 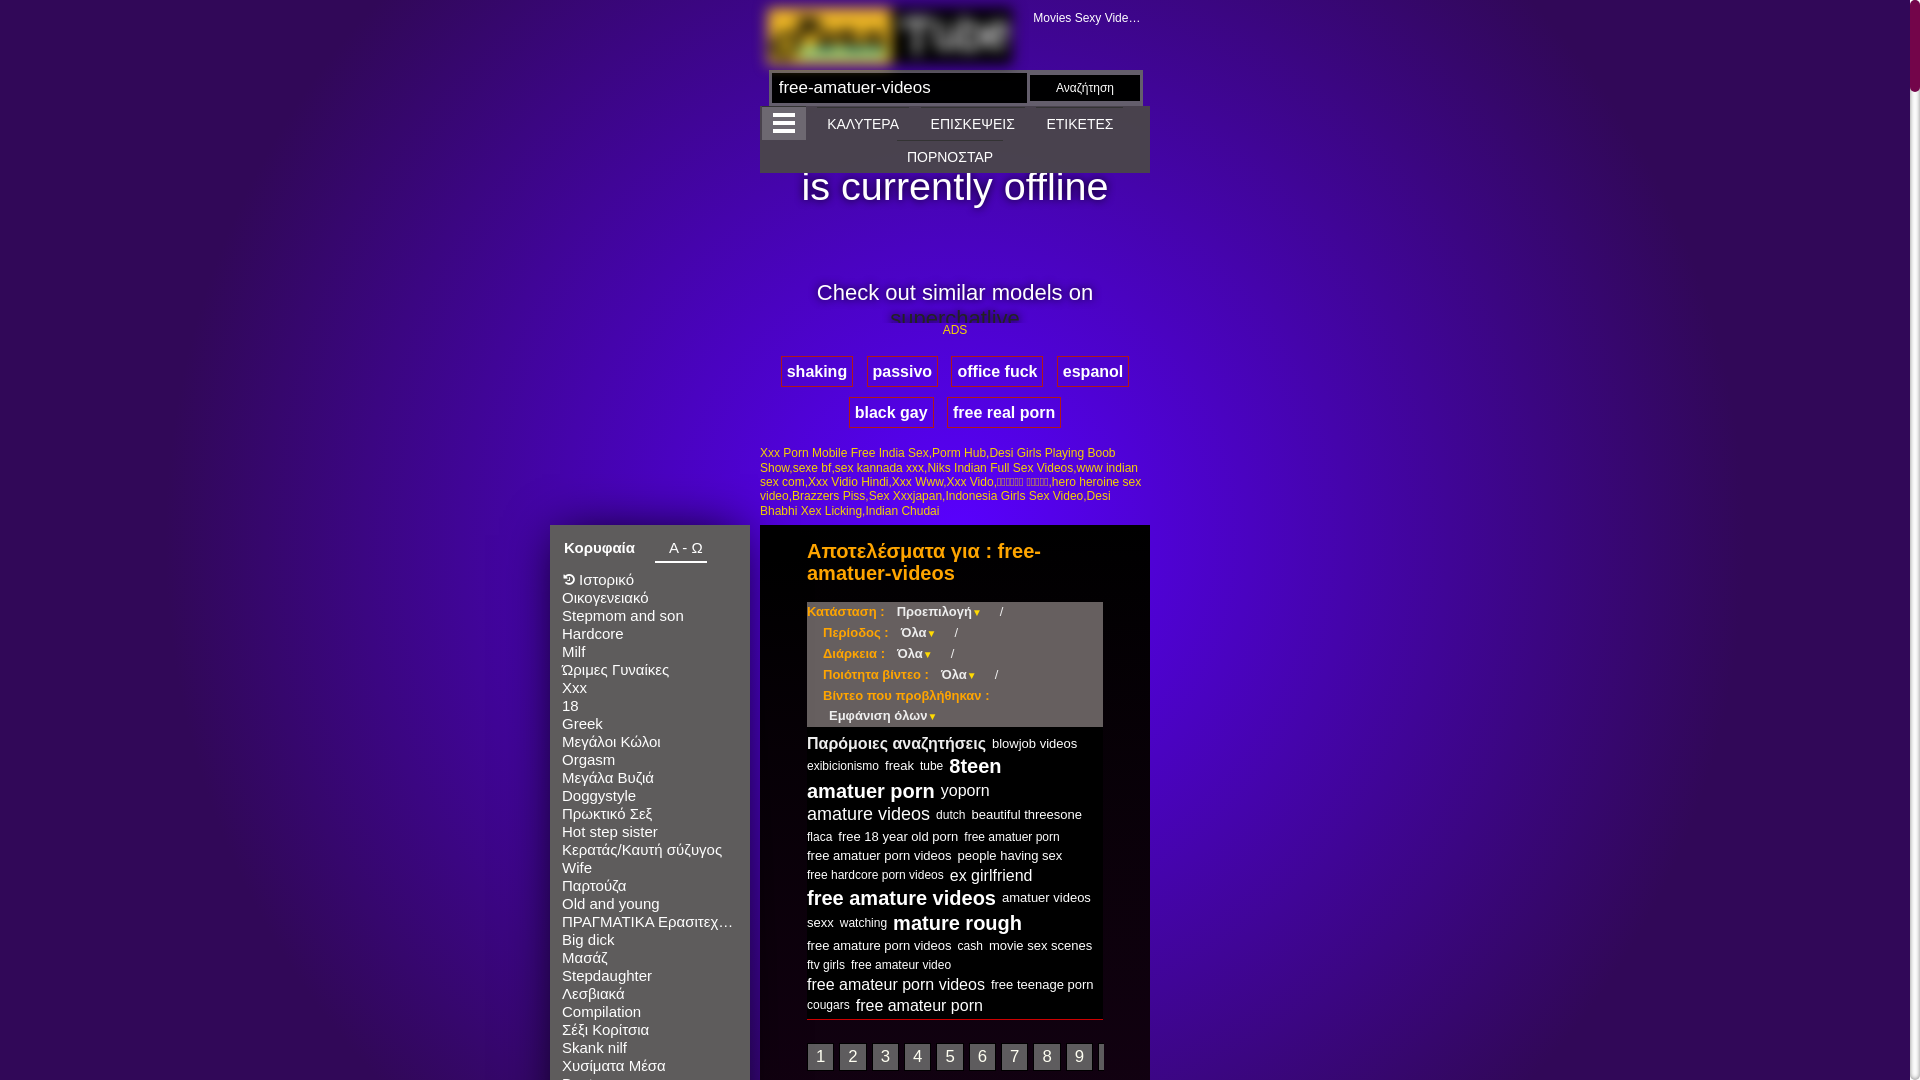 I want to click on 'Stepdaughter', so click(x=560, y=974).